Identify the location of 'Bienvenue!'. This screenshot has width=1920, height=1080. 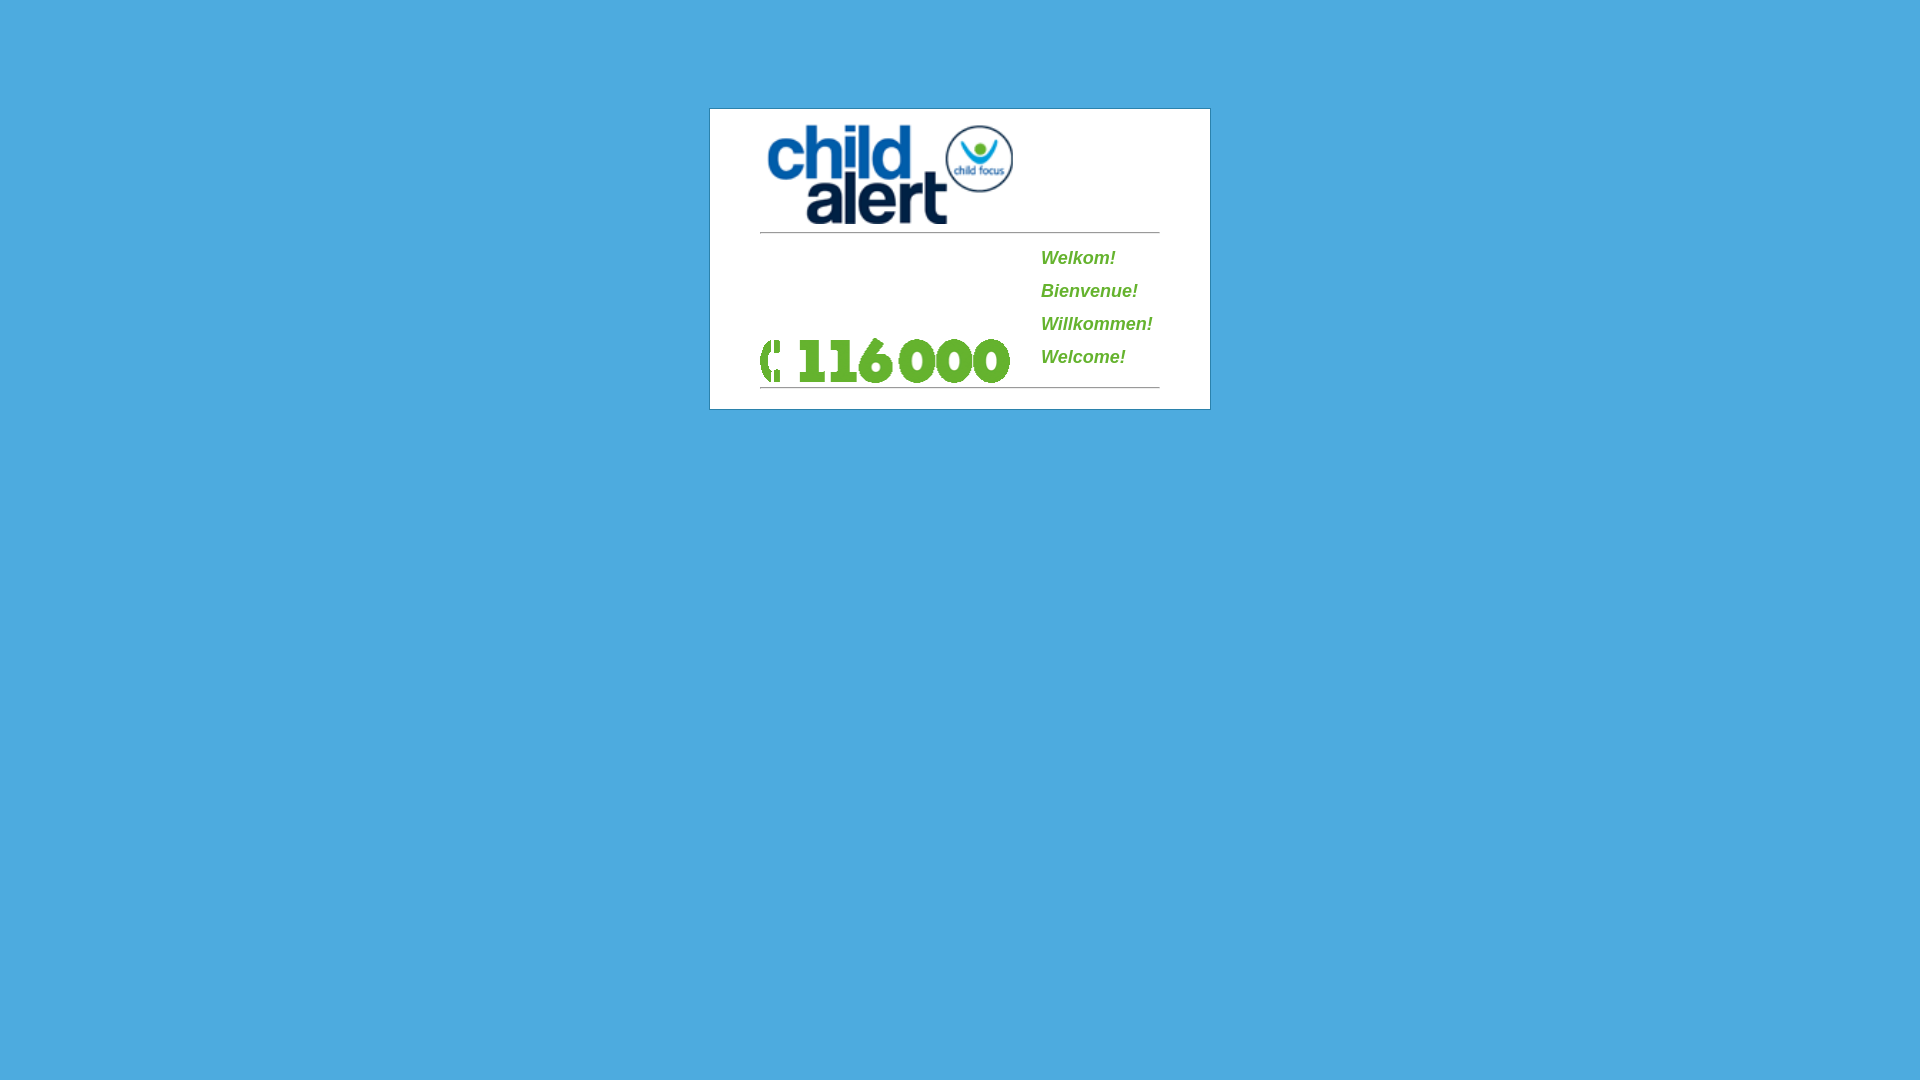
(1088, 290).